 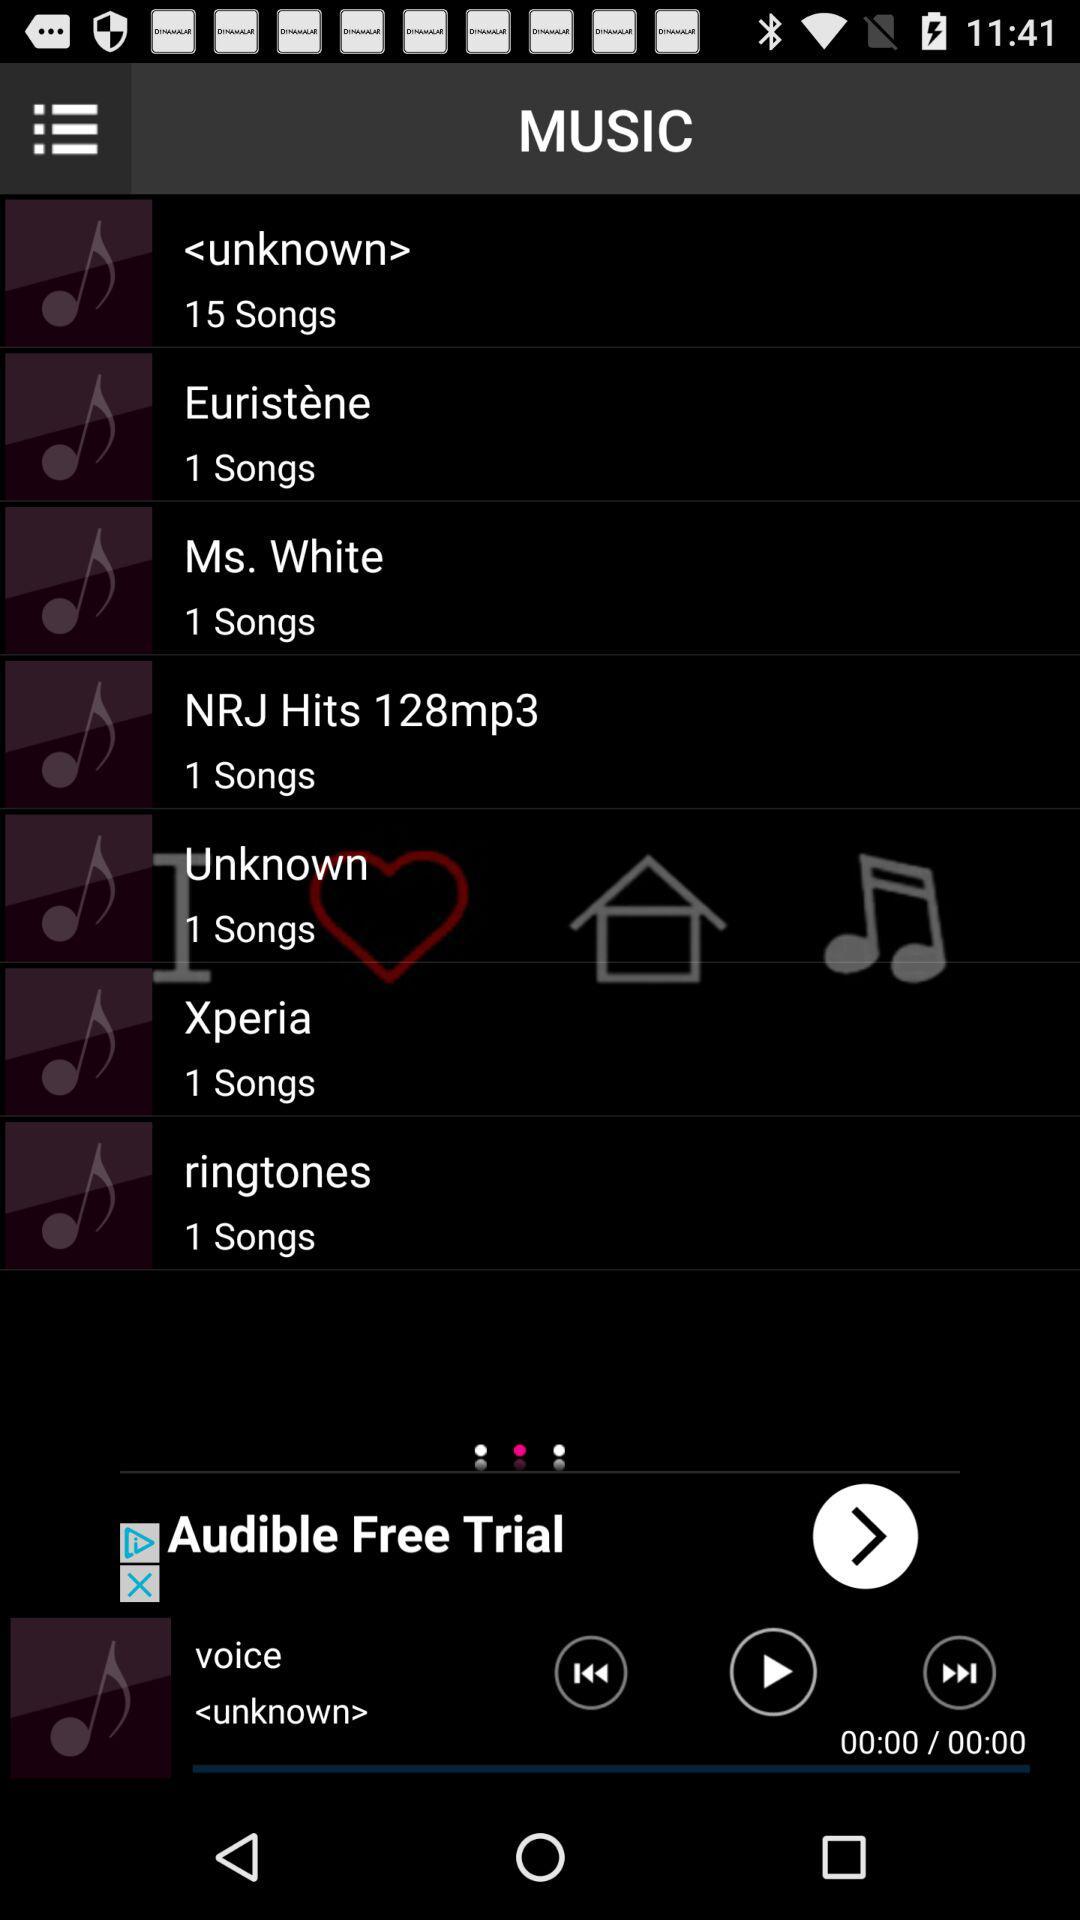 I want to click on the list icon, so click(x=64, y=136).